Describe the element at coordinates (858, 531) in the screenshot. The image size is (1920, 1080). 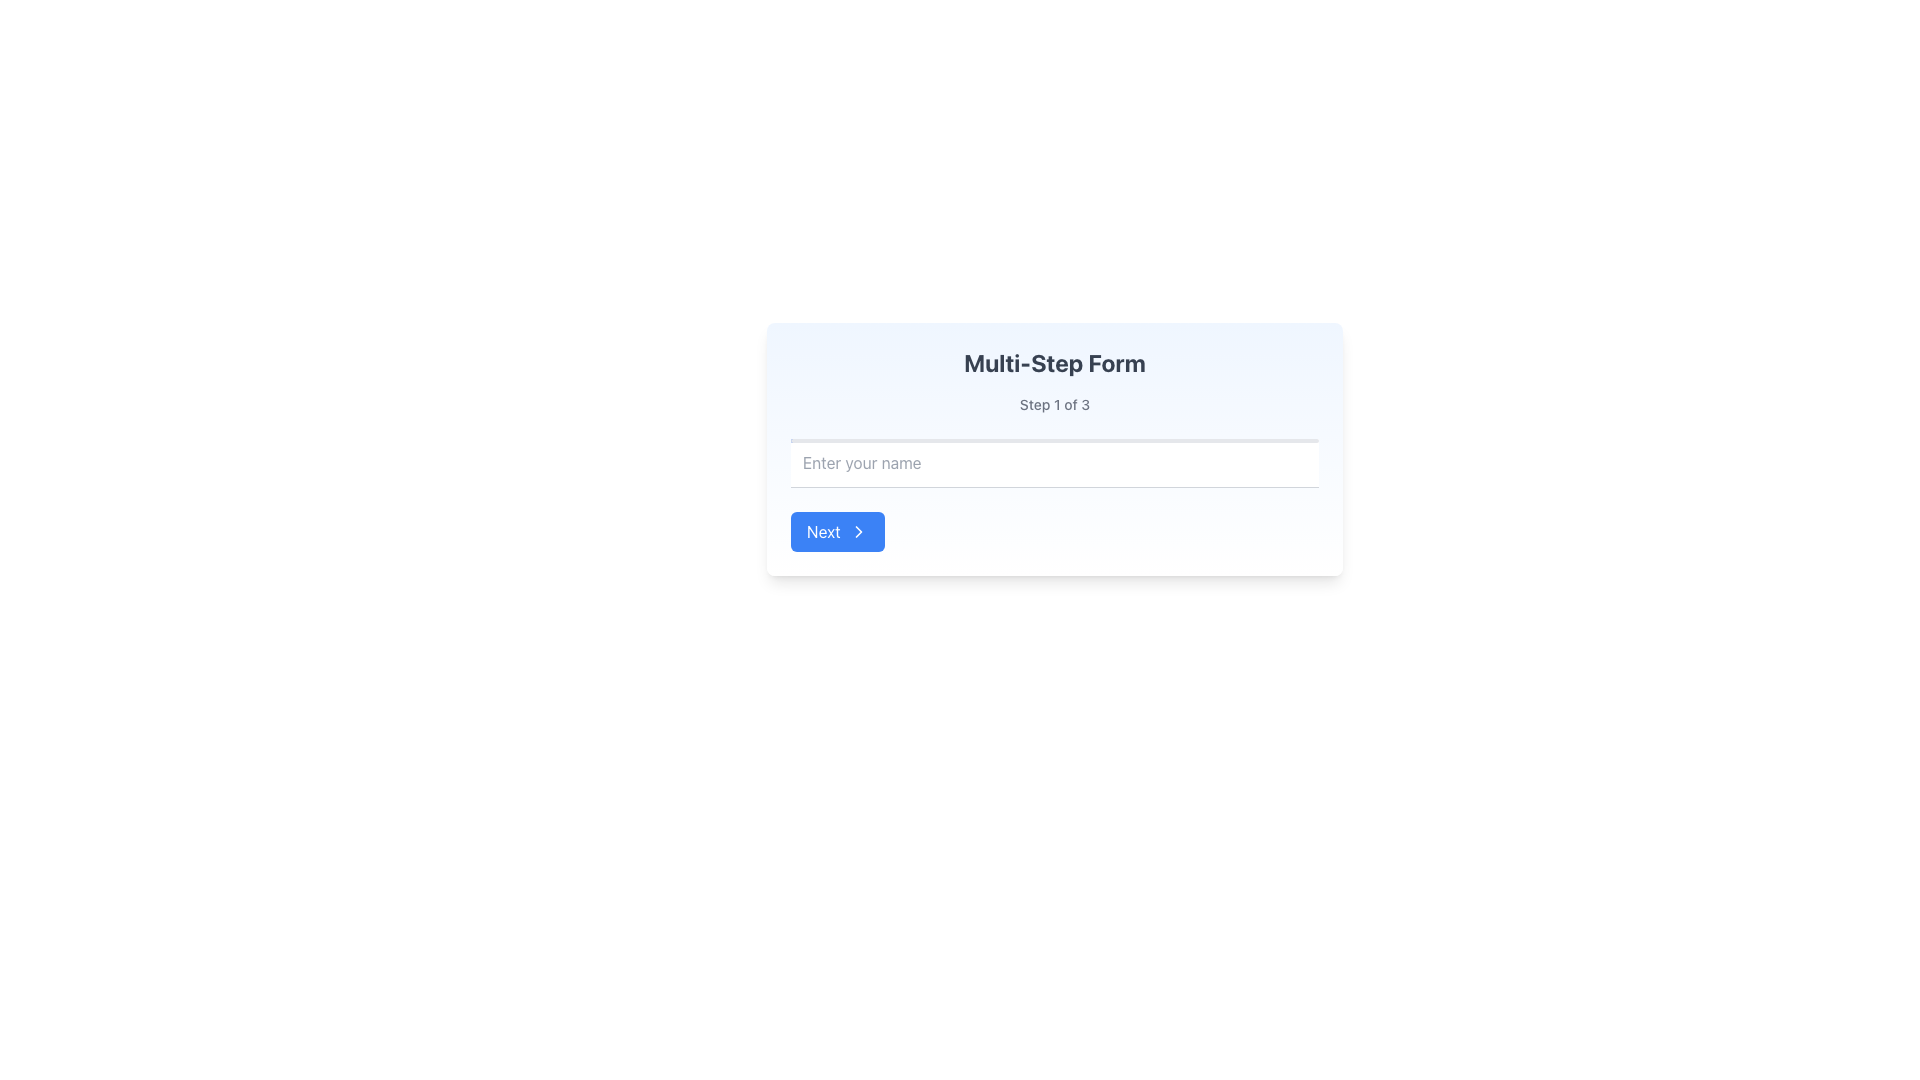
I see `the chevron arrow icon located to the right of the 'Next' text within the button at the bottom left quadrant of the form interface` at that location.